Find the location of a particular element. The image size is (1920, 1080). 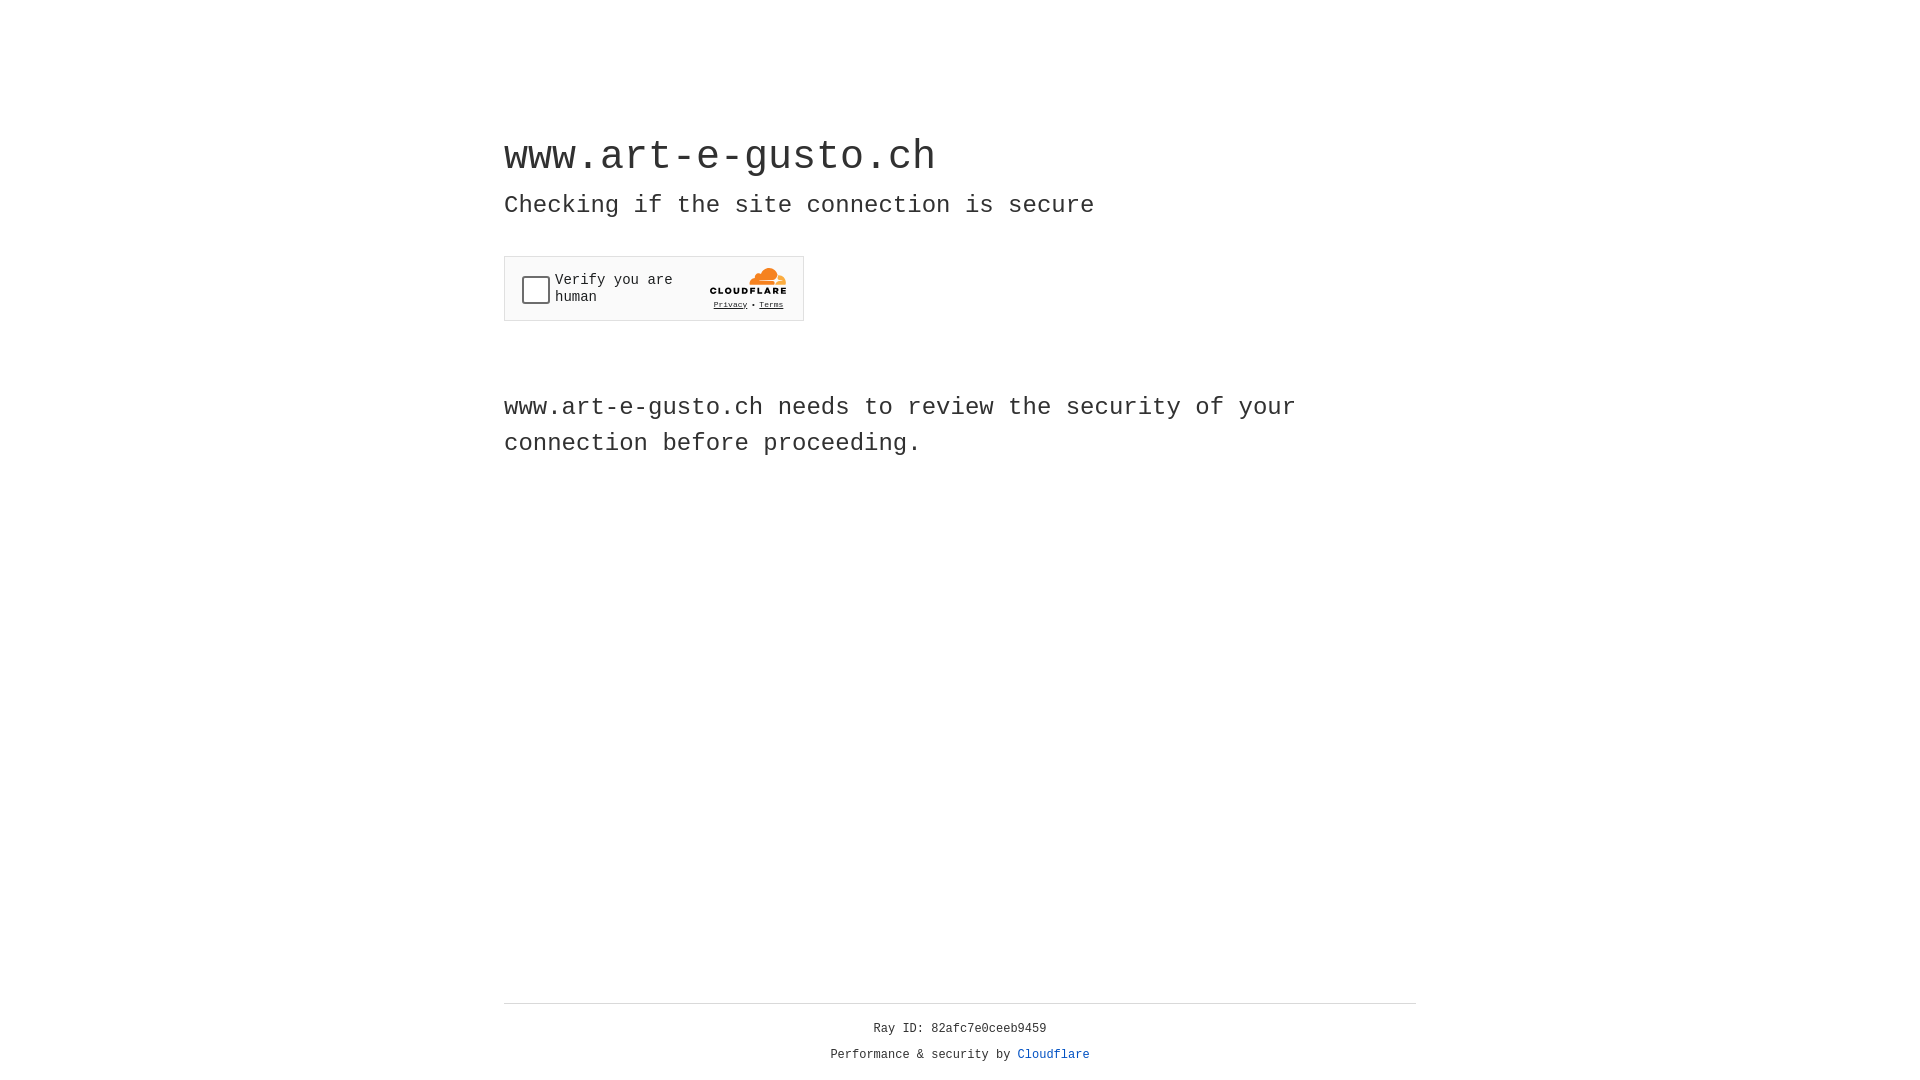

'Cloudflare' is located at coordinates (1017, 1054).